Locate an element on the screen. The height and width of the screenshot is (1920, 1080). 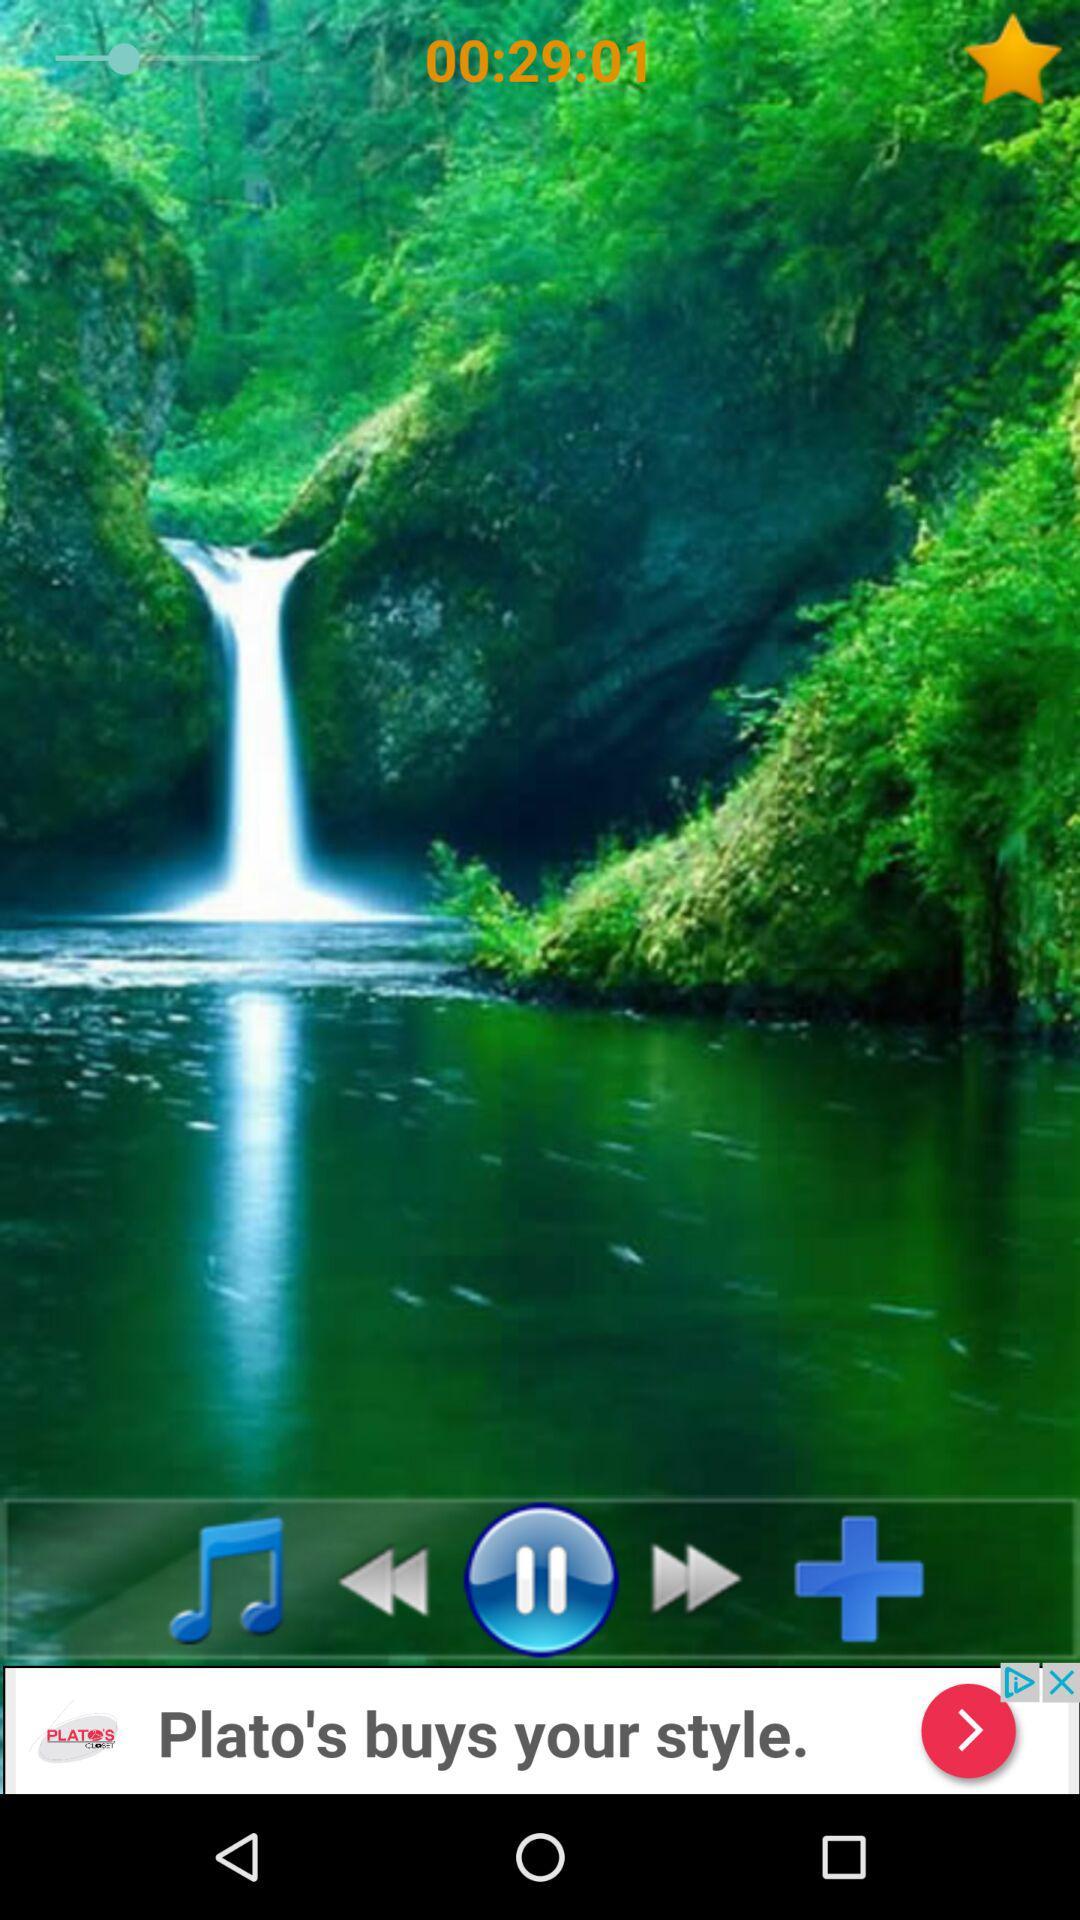
the music icon is located at coordinates (204, 1577).